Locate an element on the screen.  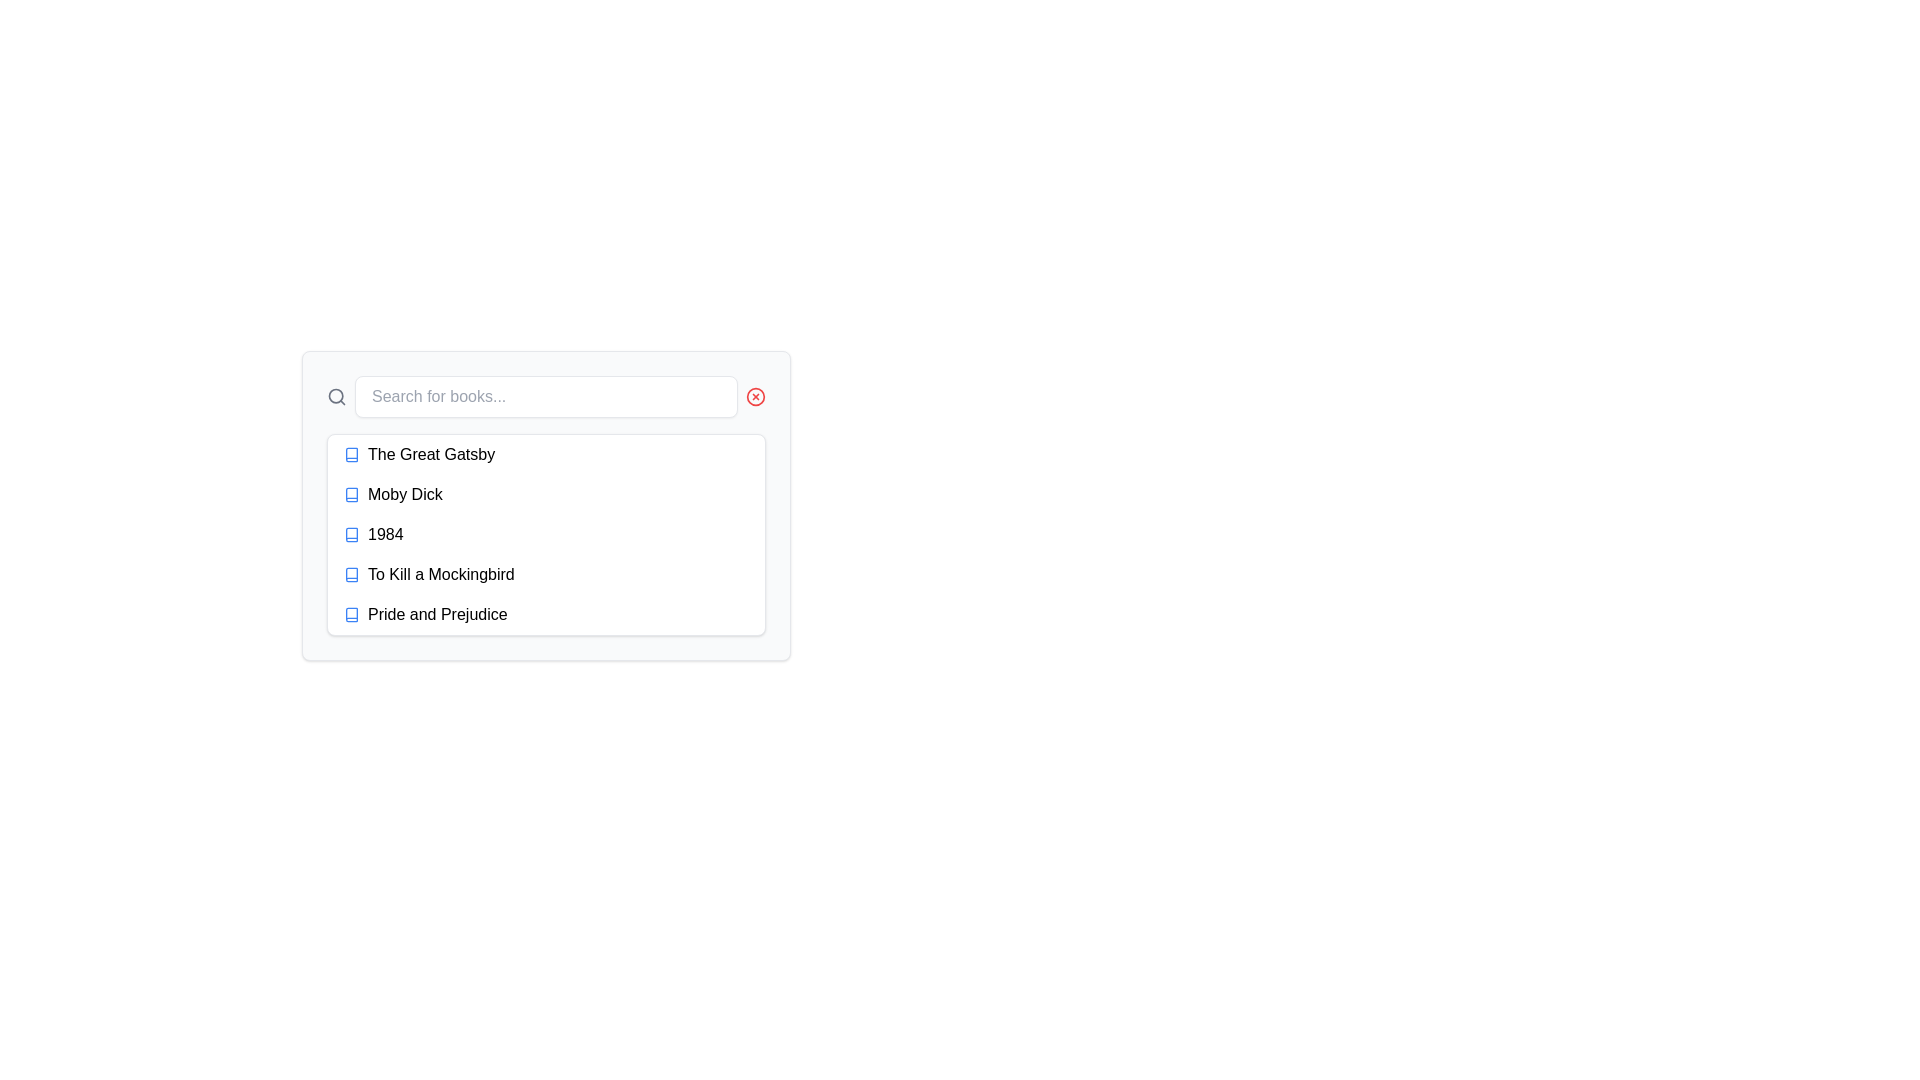
the graphical icon resembling an open book located beside the text 'Pride and Prejudice' in the lower portion of the interface is located at coordinates (351, 613).